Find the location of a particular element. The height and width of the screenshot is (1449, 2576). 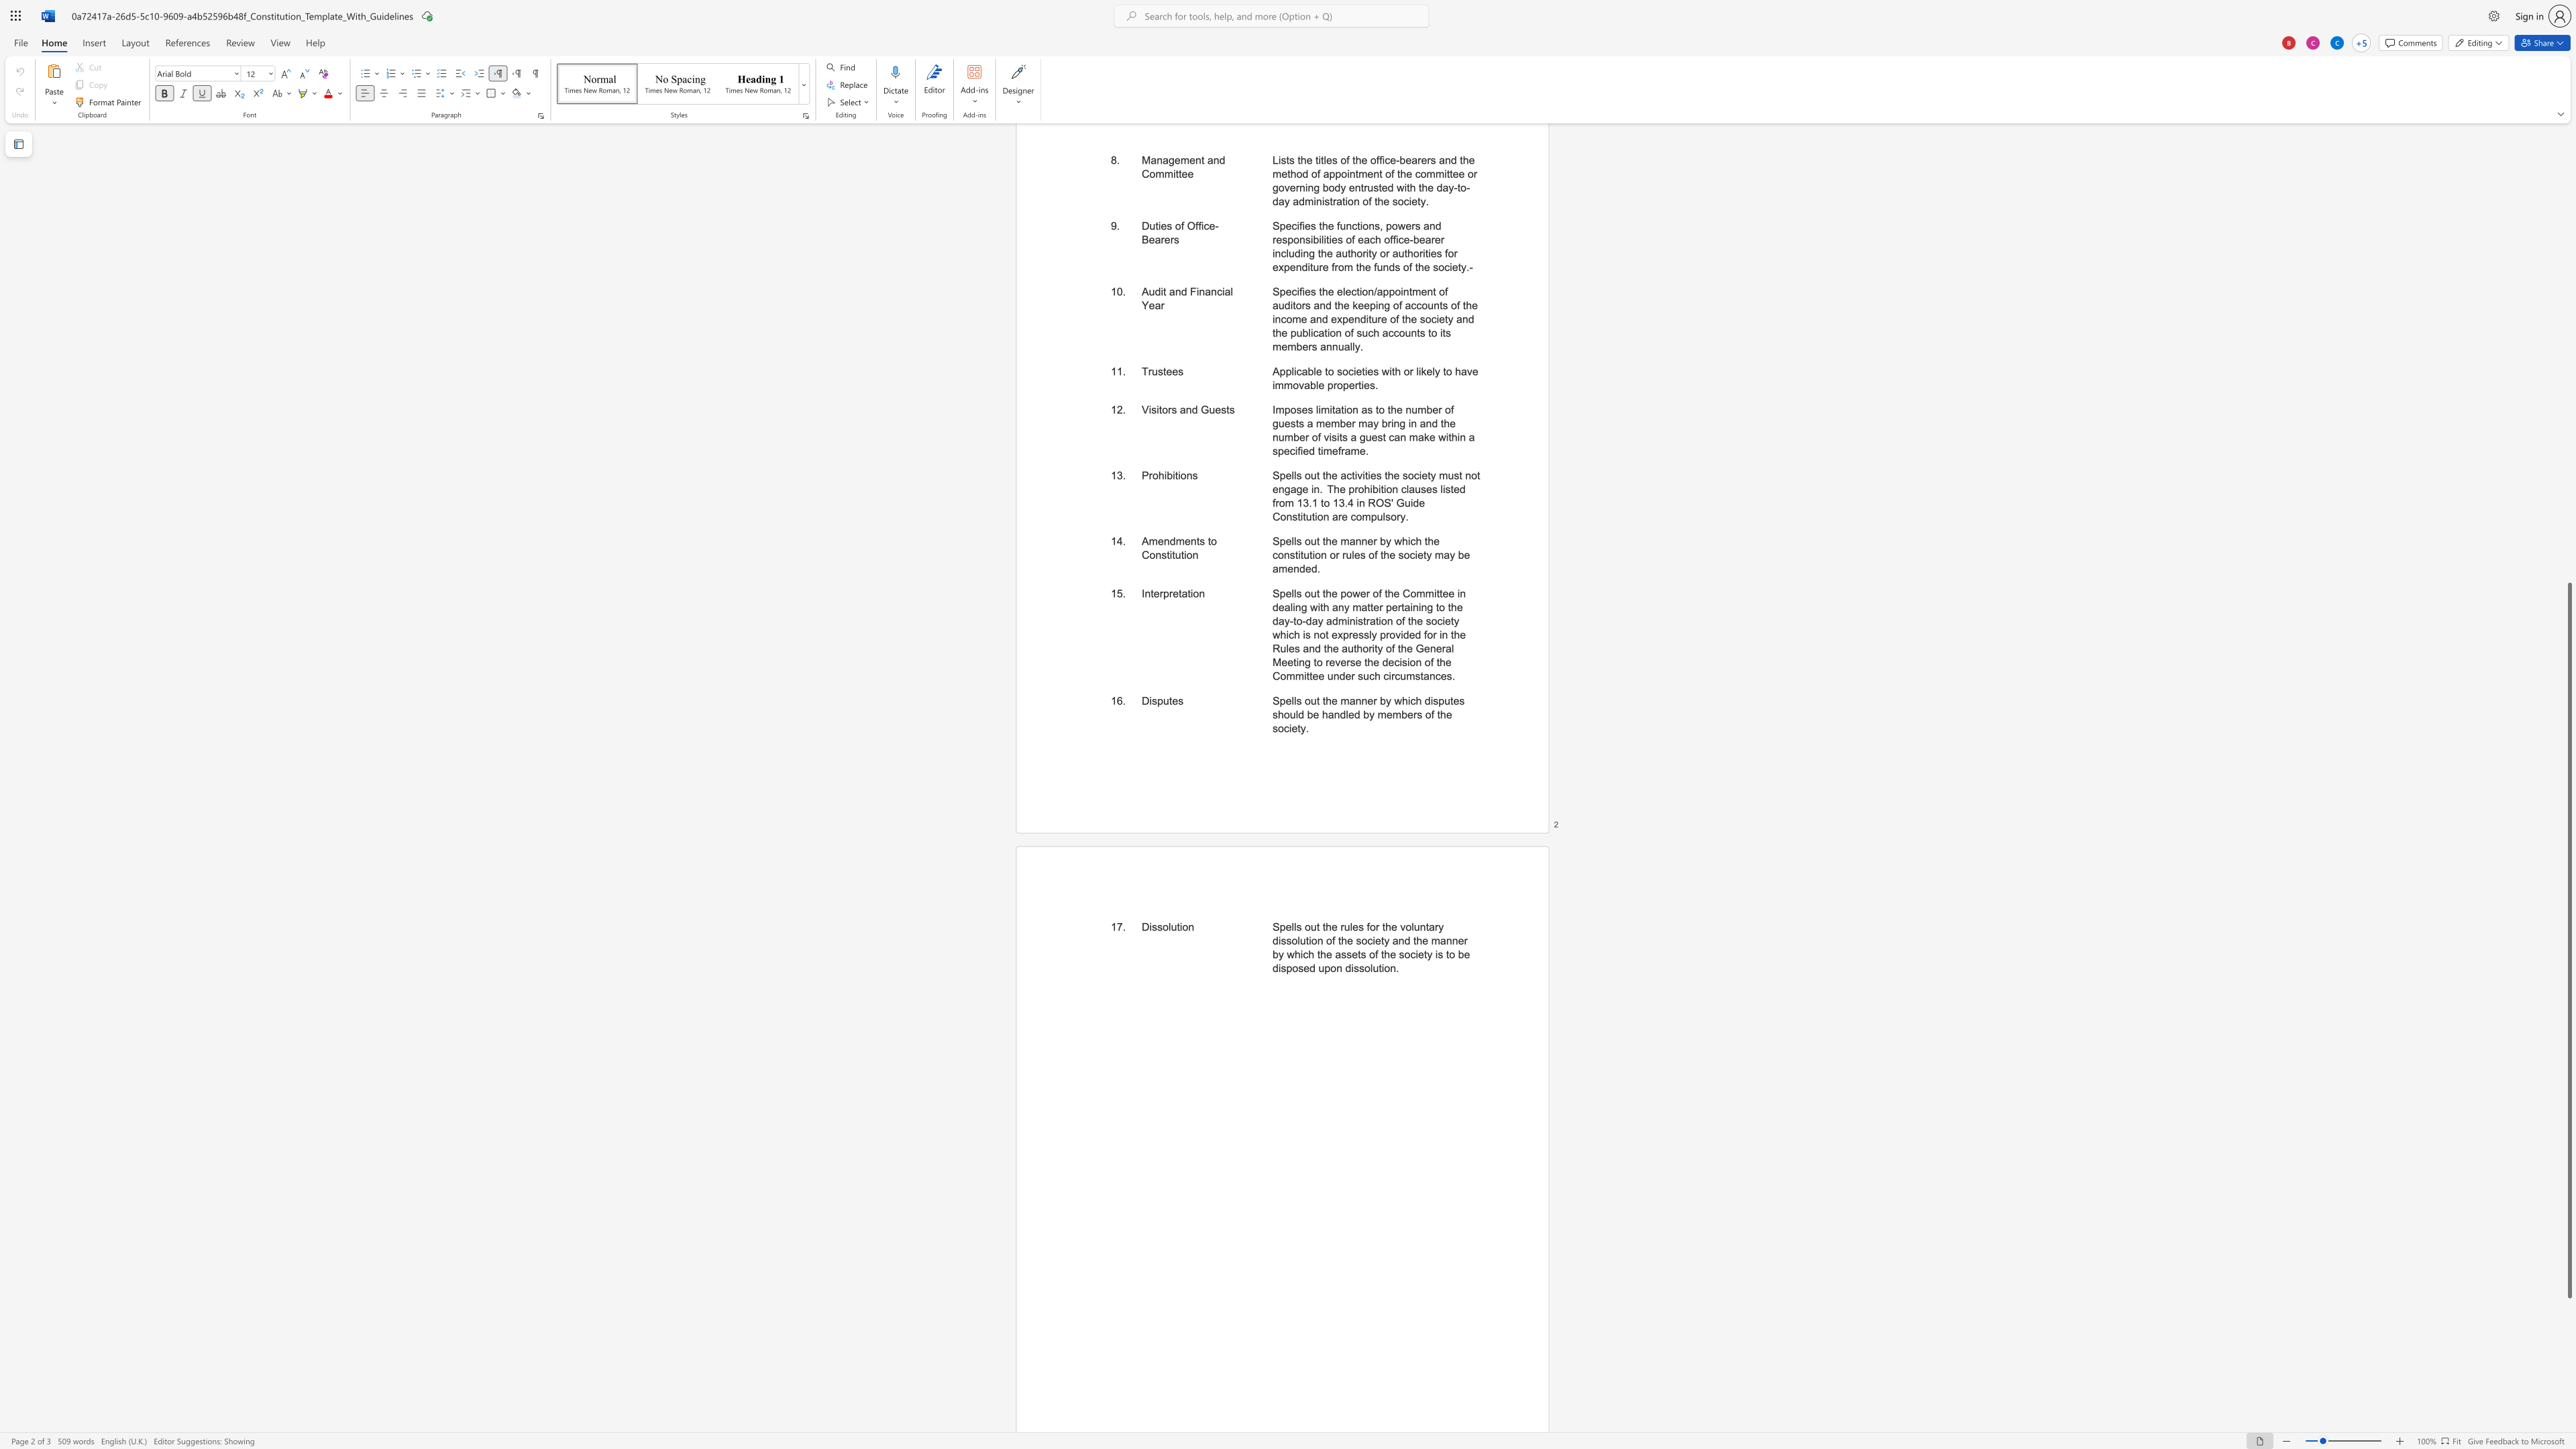

the scrollbar on the side is located at coordinates (2568, 449).